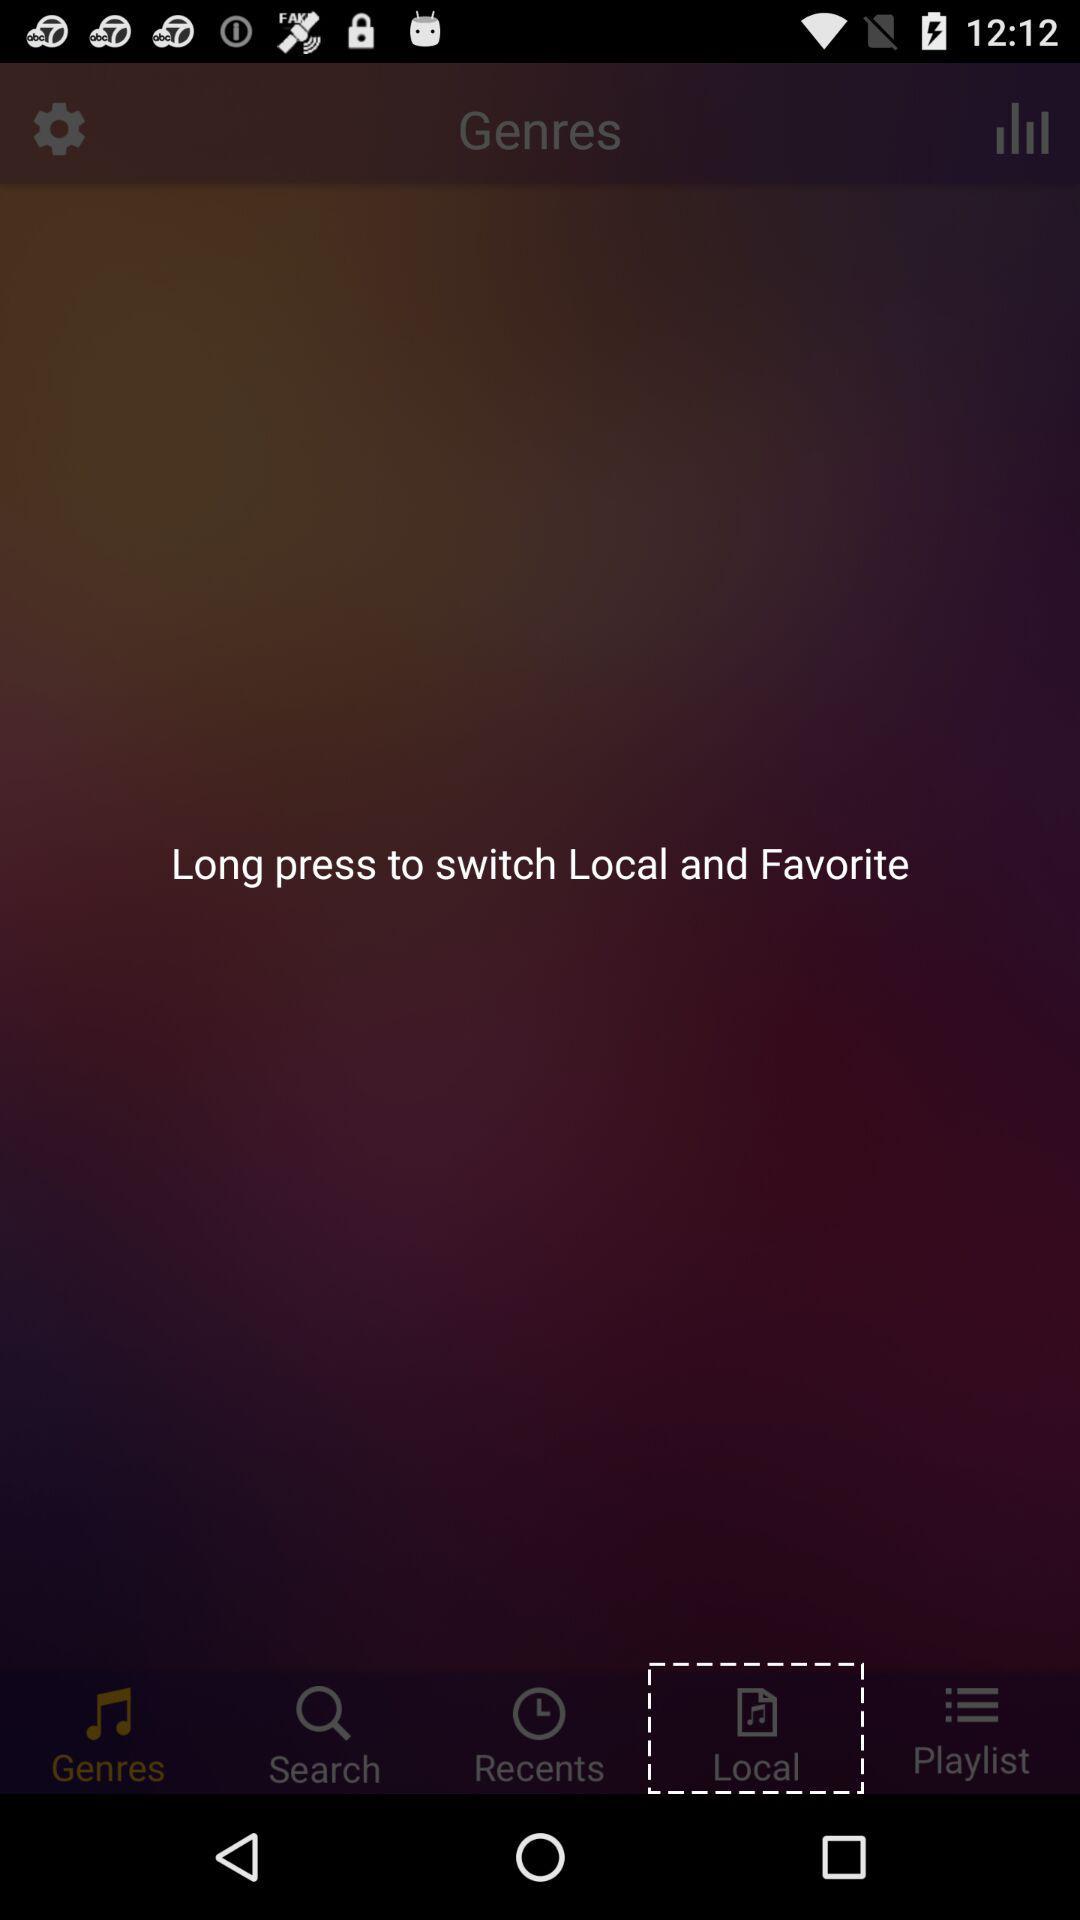  Describe the element at coordinates (1022, 127) in the screenshot. I see `icon above long press to icon` at that location.